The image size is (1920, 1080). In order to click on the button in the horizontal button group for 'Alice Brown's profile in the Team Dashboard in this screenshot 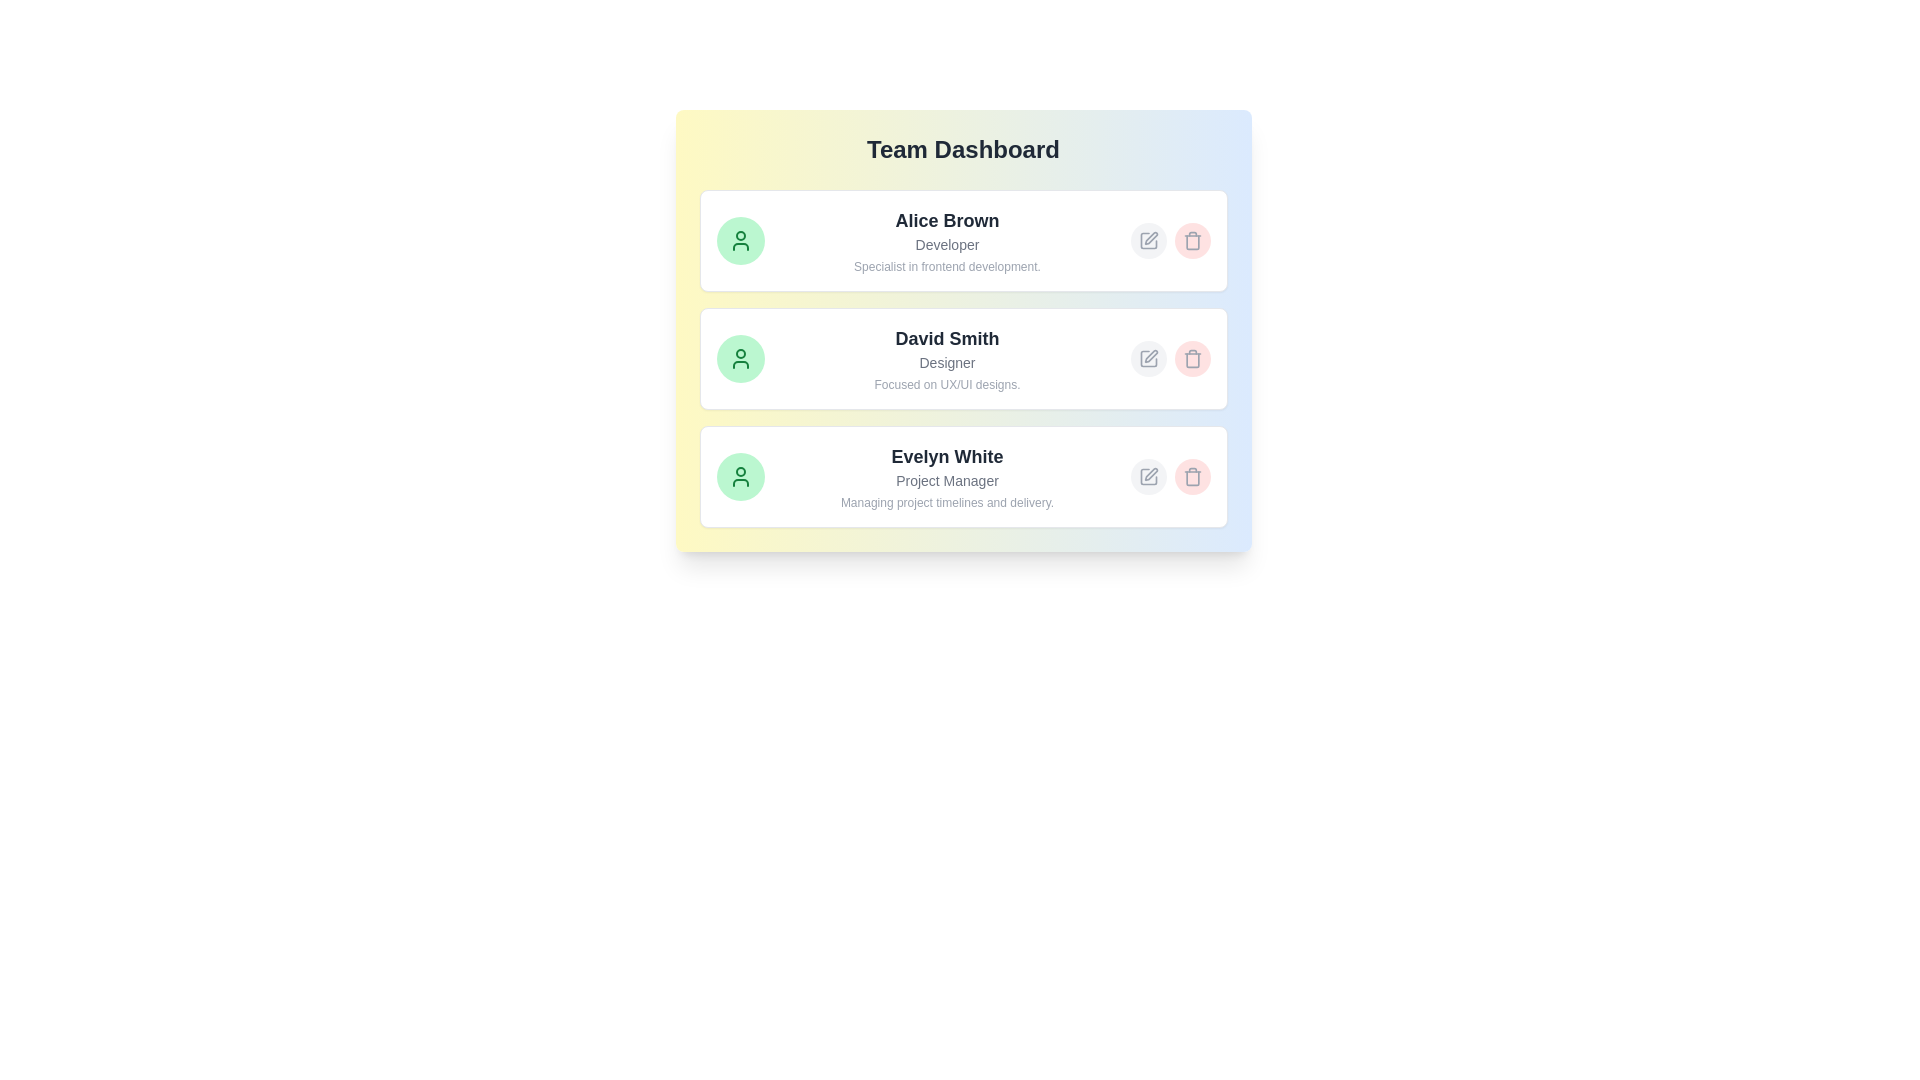, I will do `click(1170, 239)`.